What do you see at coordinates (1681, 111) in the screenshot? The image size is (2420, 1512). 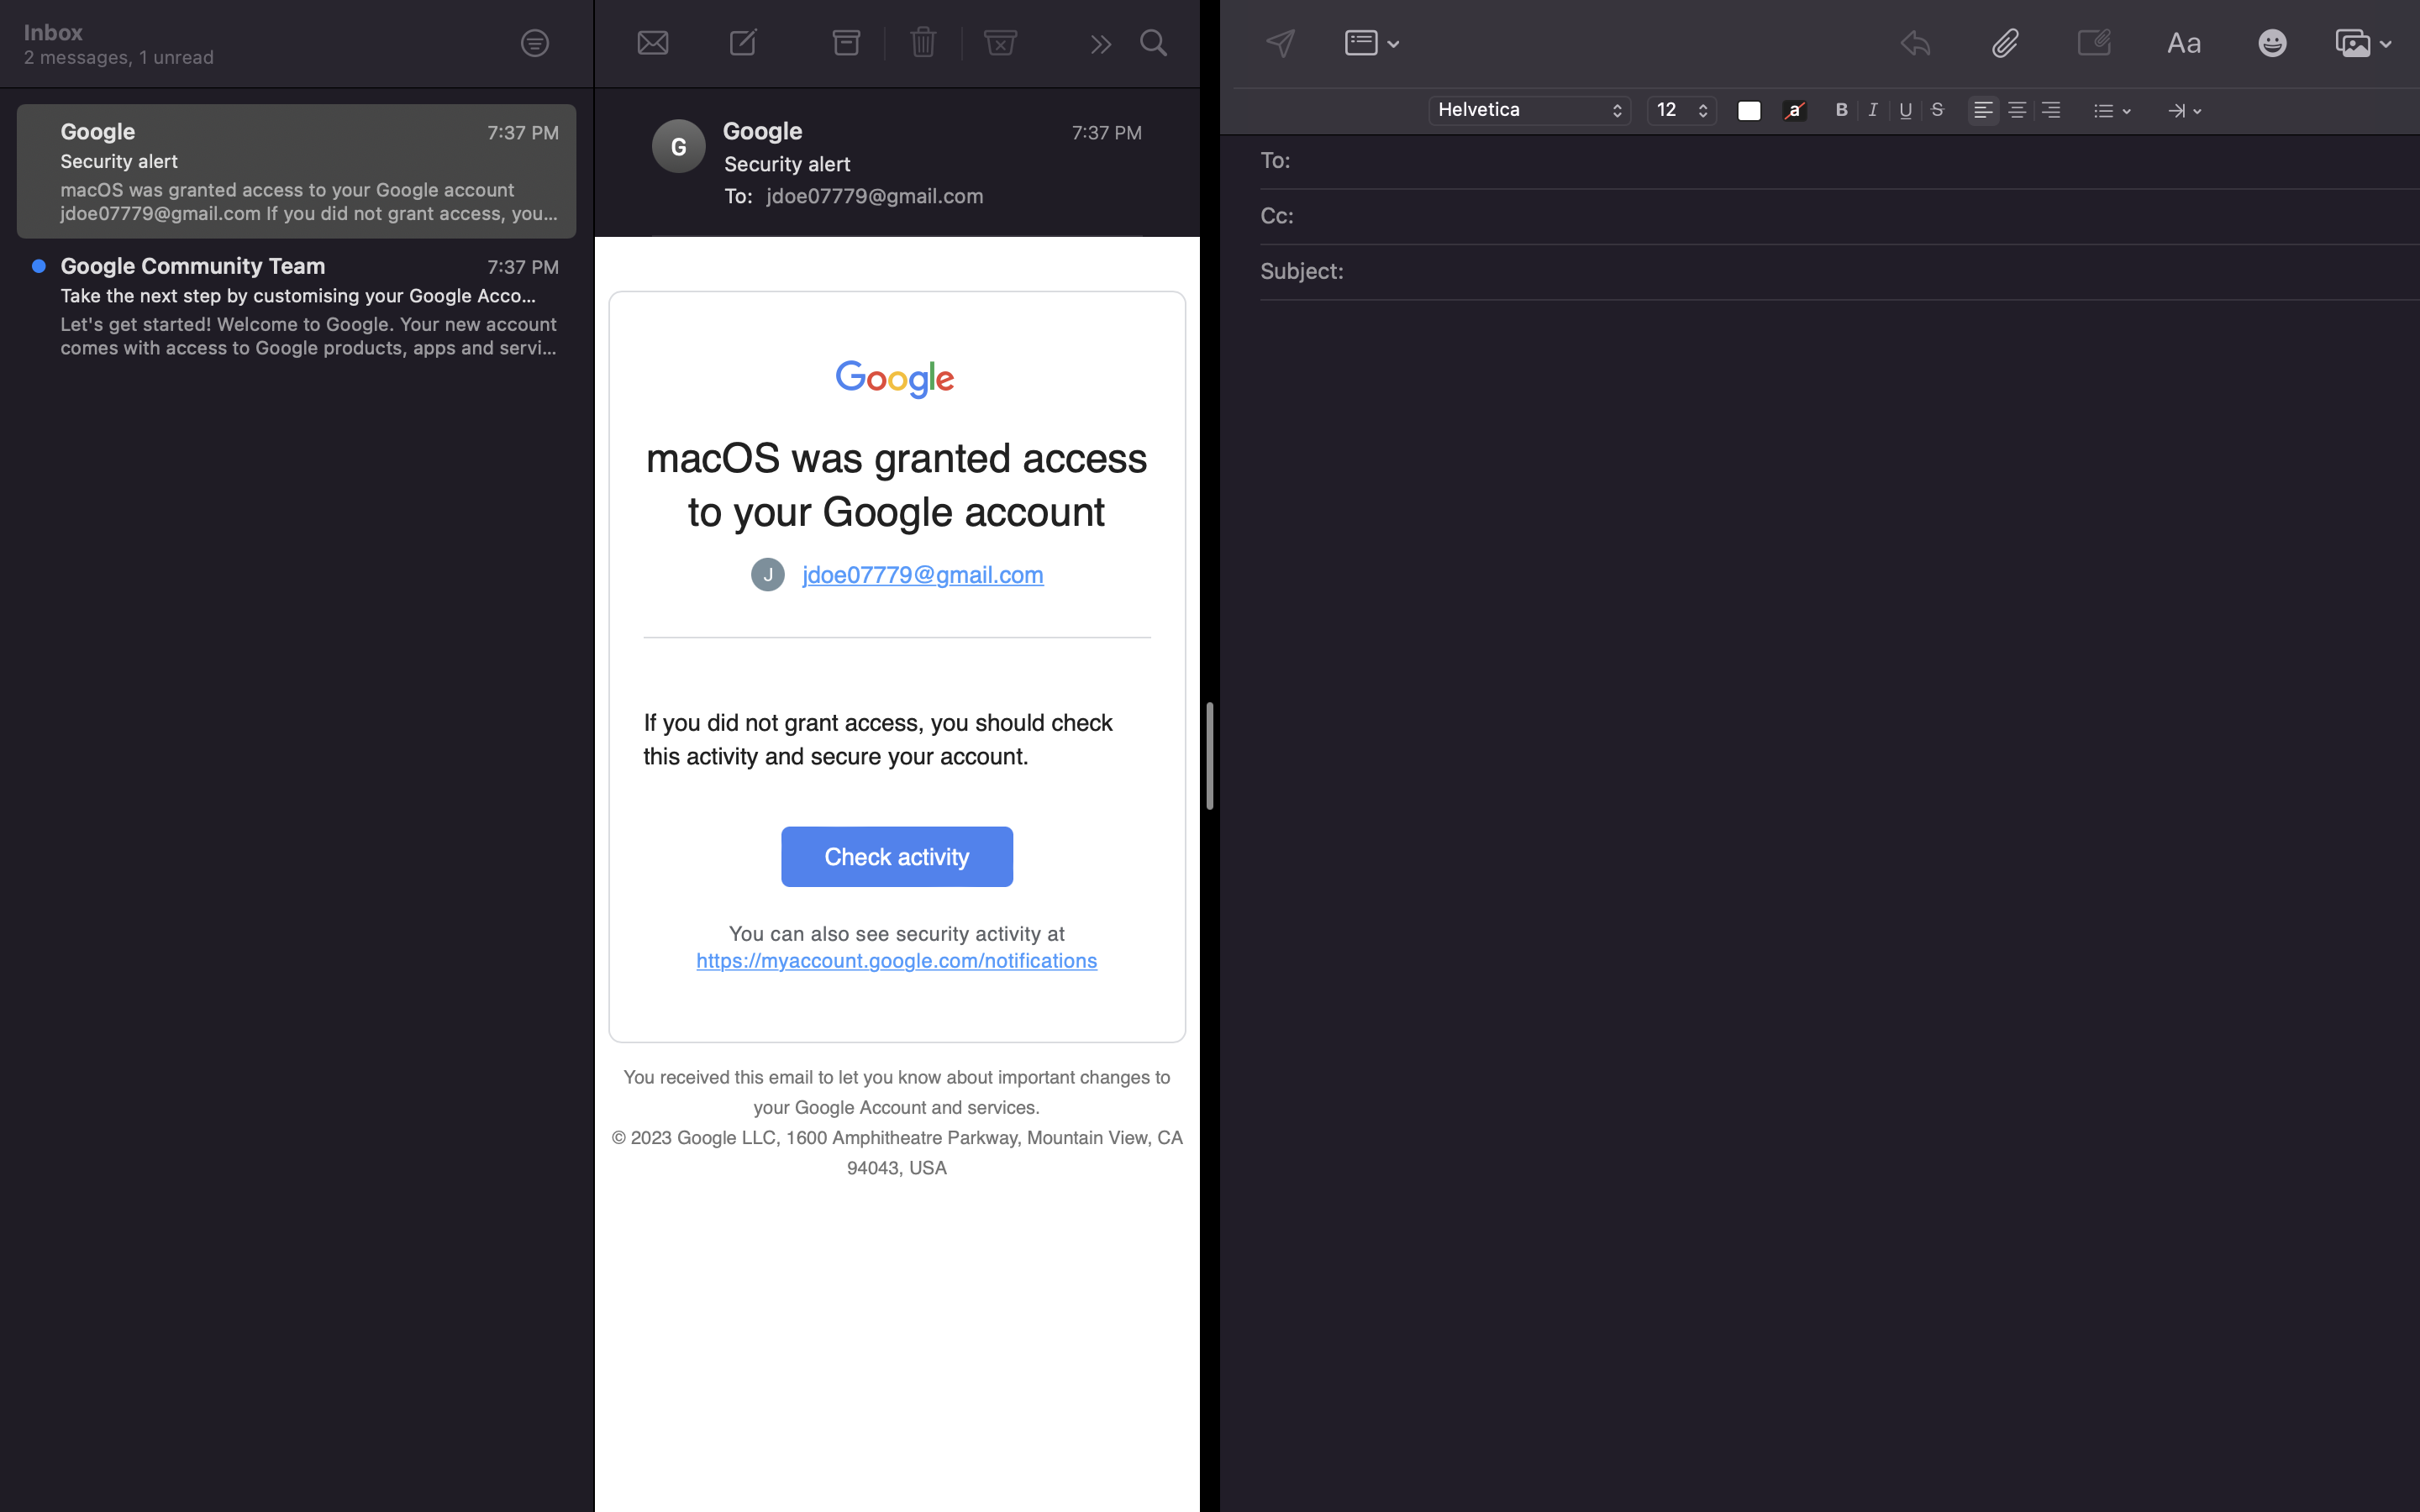 I see `the text size to 12` at bounding box center [1681, 111].